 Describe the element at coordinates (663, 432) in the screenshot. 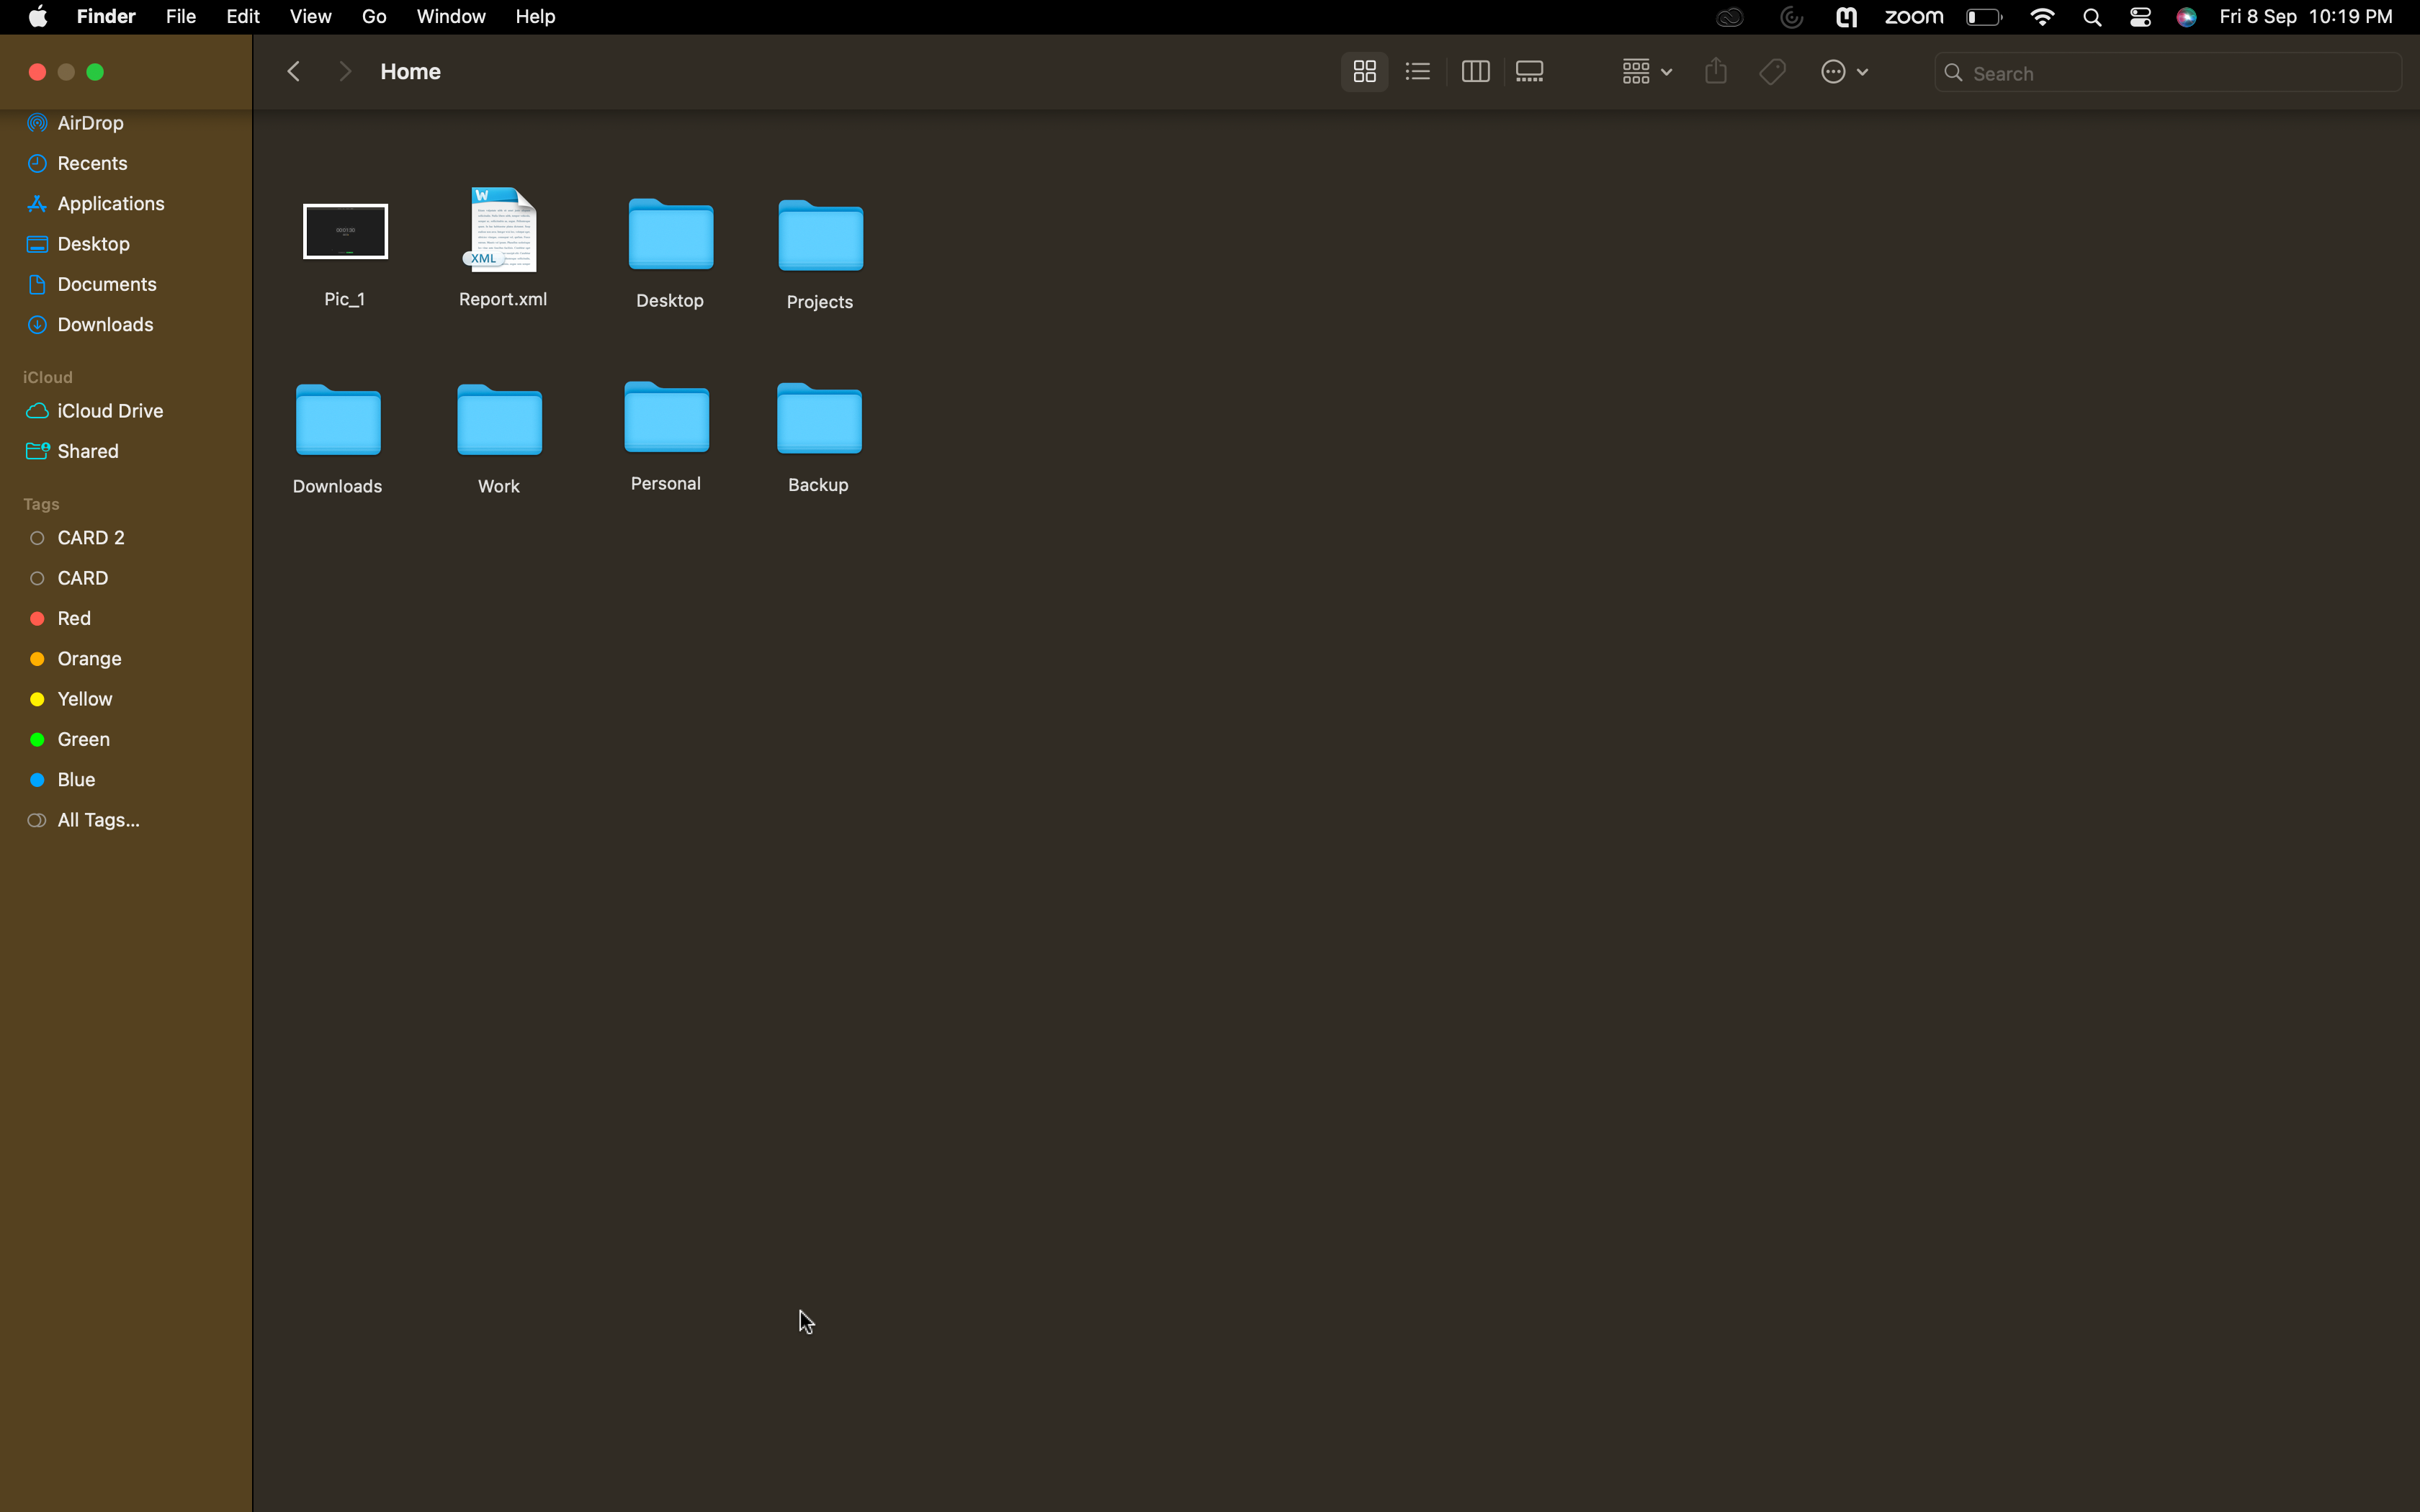

I see `Rename the personal folder to home` at that location.